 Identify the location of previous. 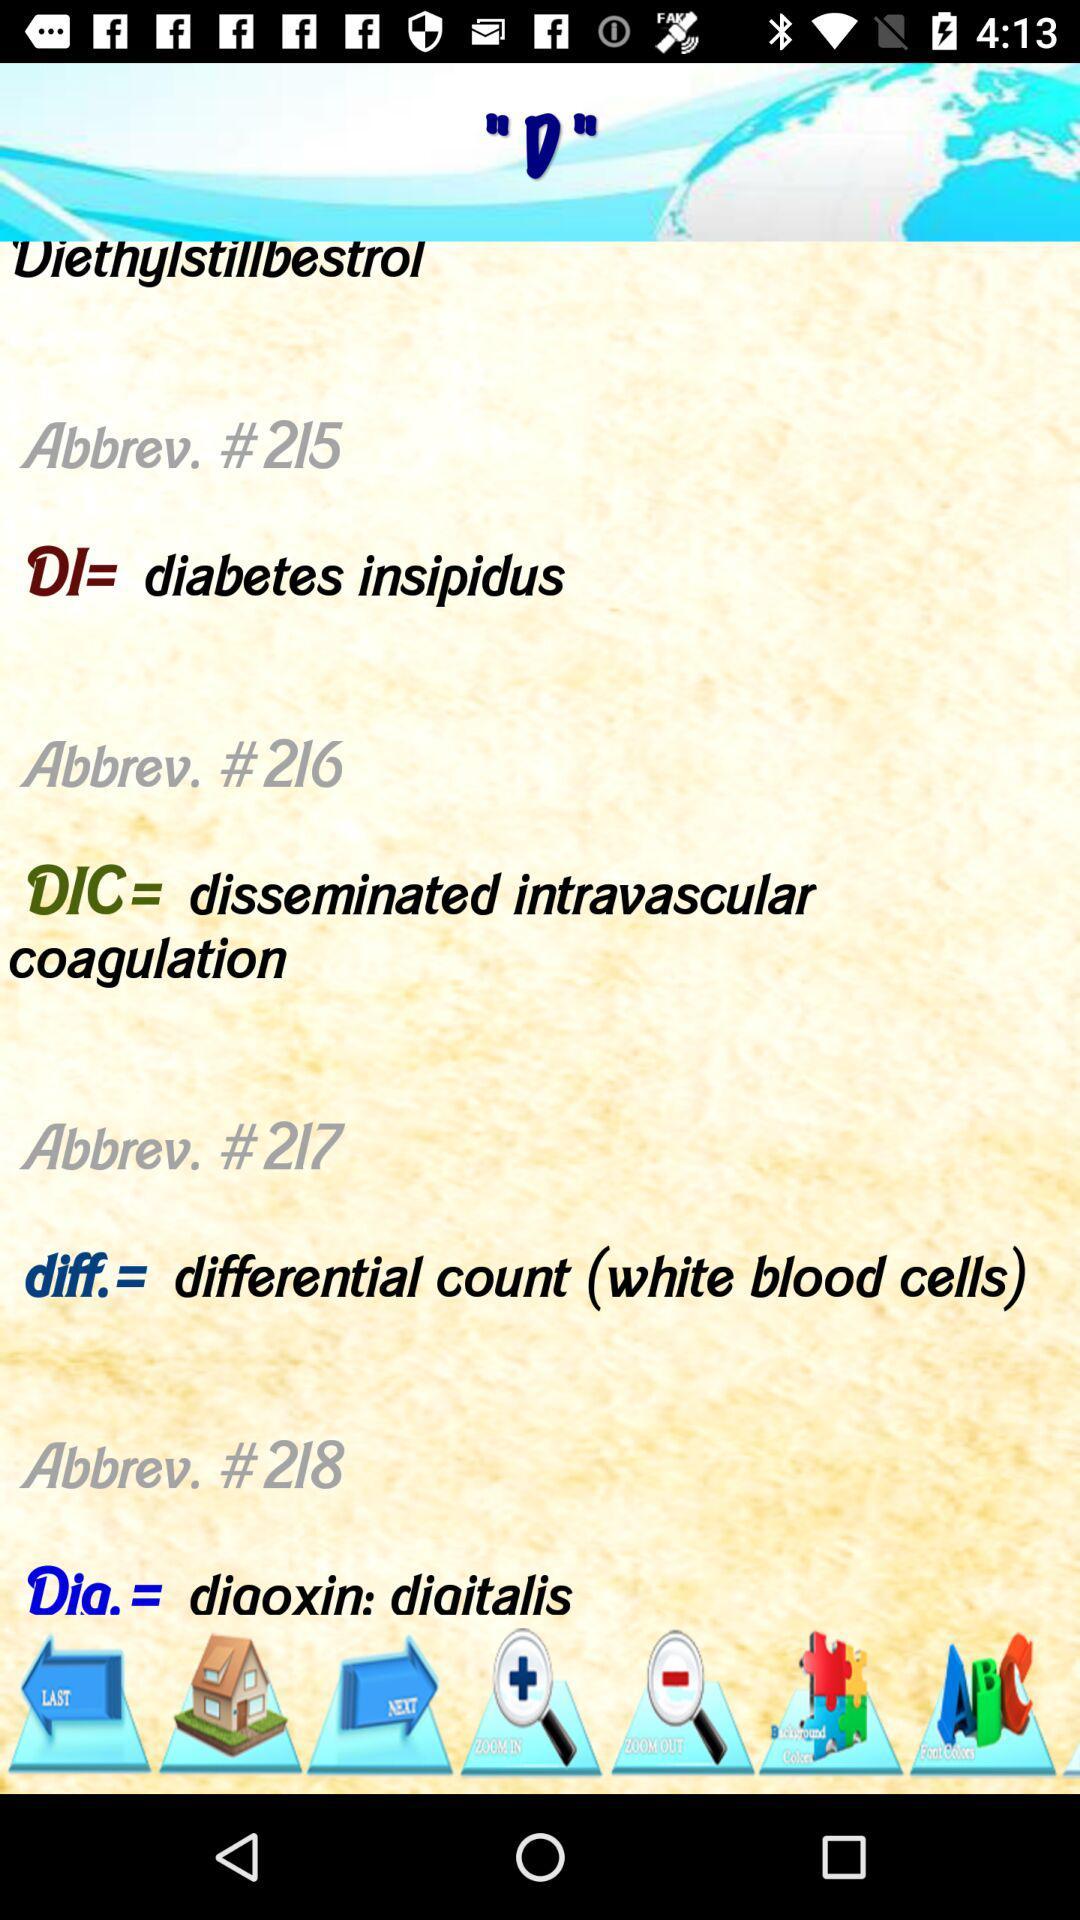
(77, 1702).